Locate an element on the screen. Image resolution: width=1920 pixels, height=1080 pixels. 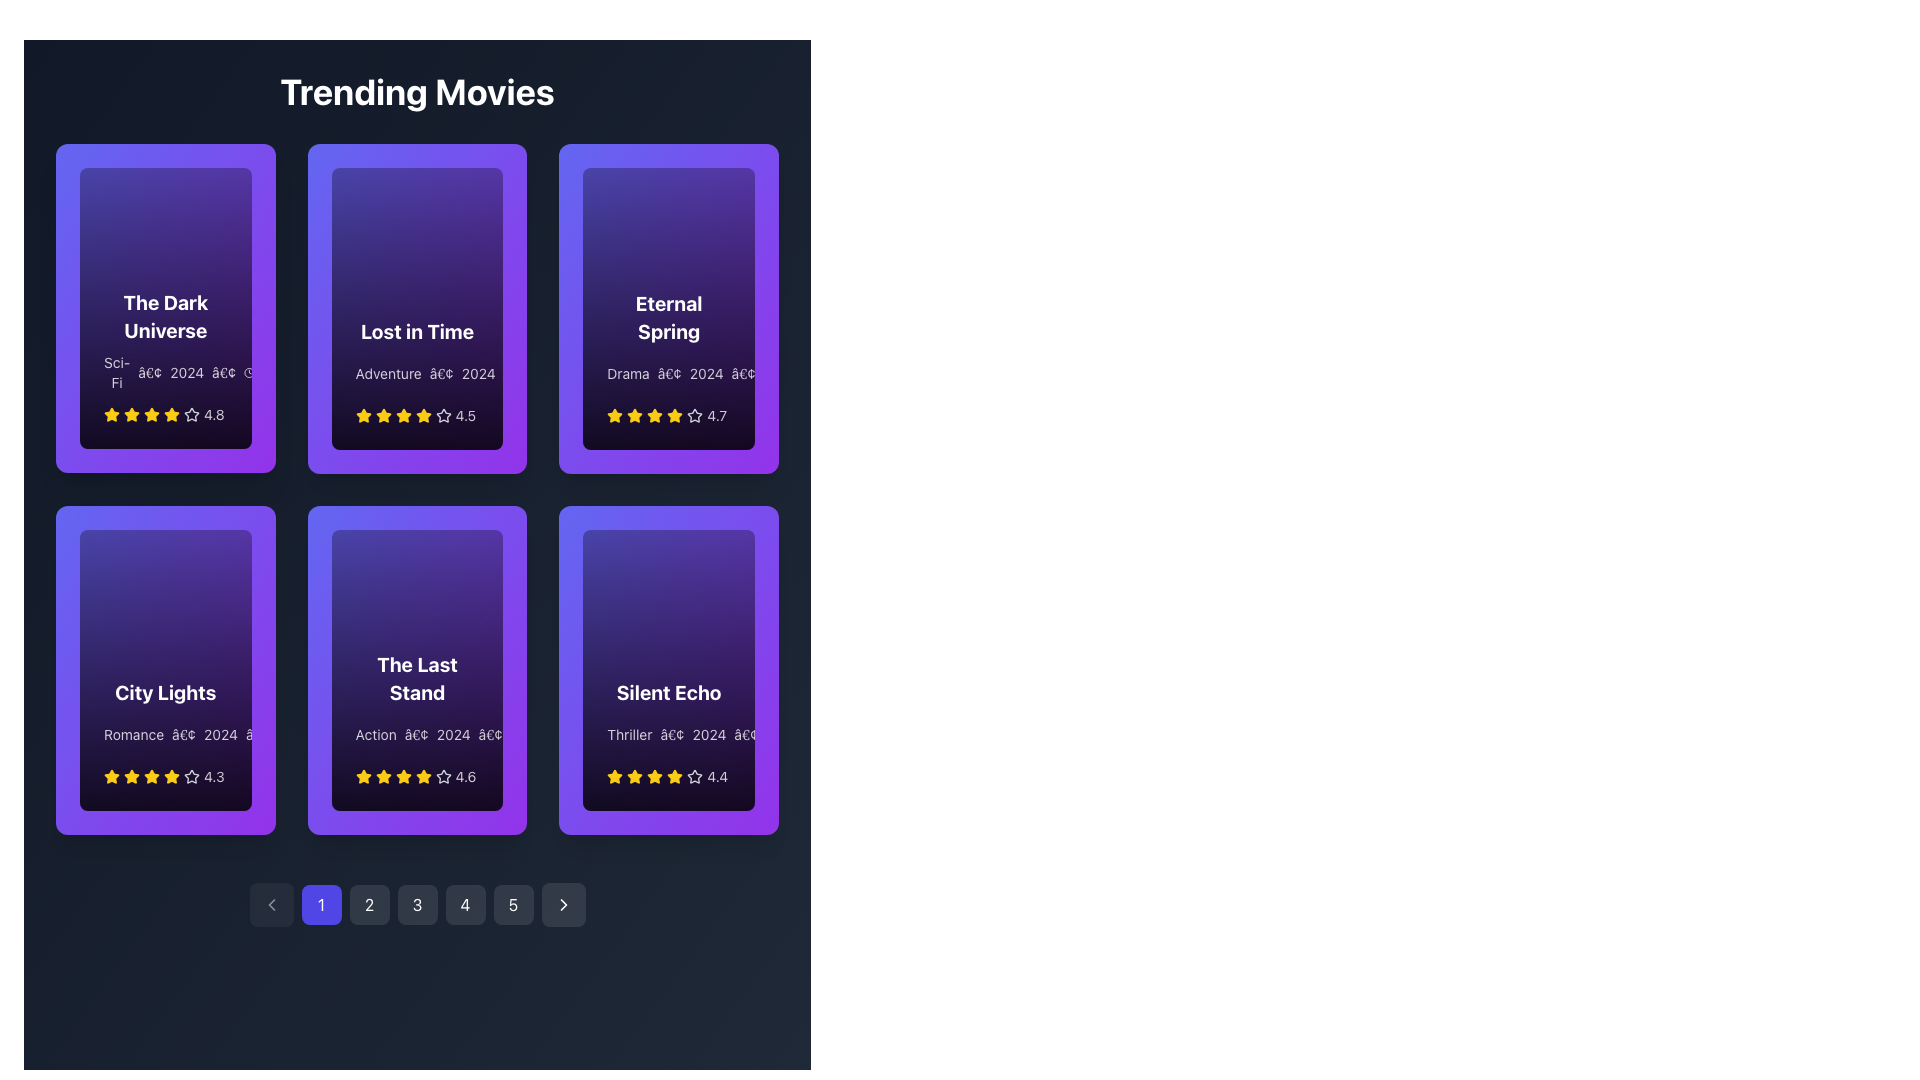
the sixth unselected star icon in the rating section below the movie card labeled 'The Last Stand' is located at coordinates (442, 775).